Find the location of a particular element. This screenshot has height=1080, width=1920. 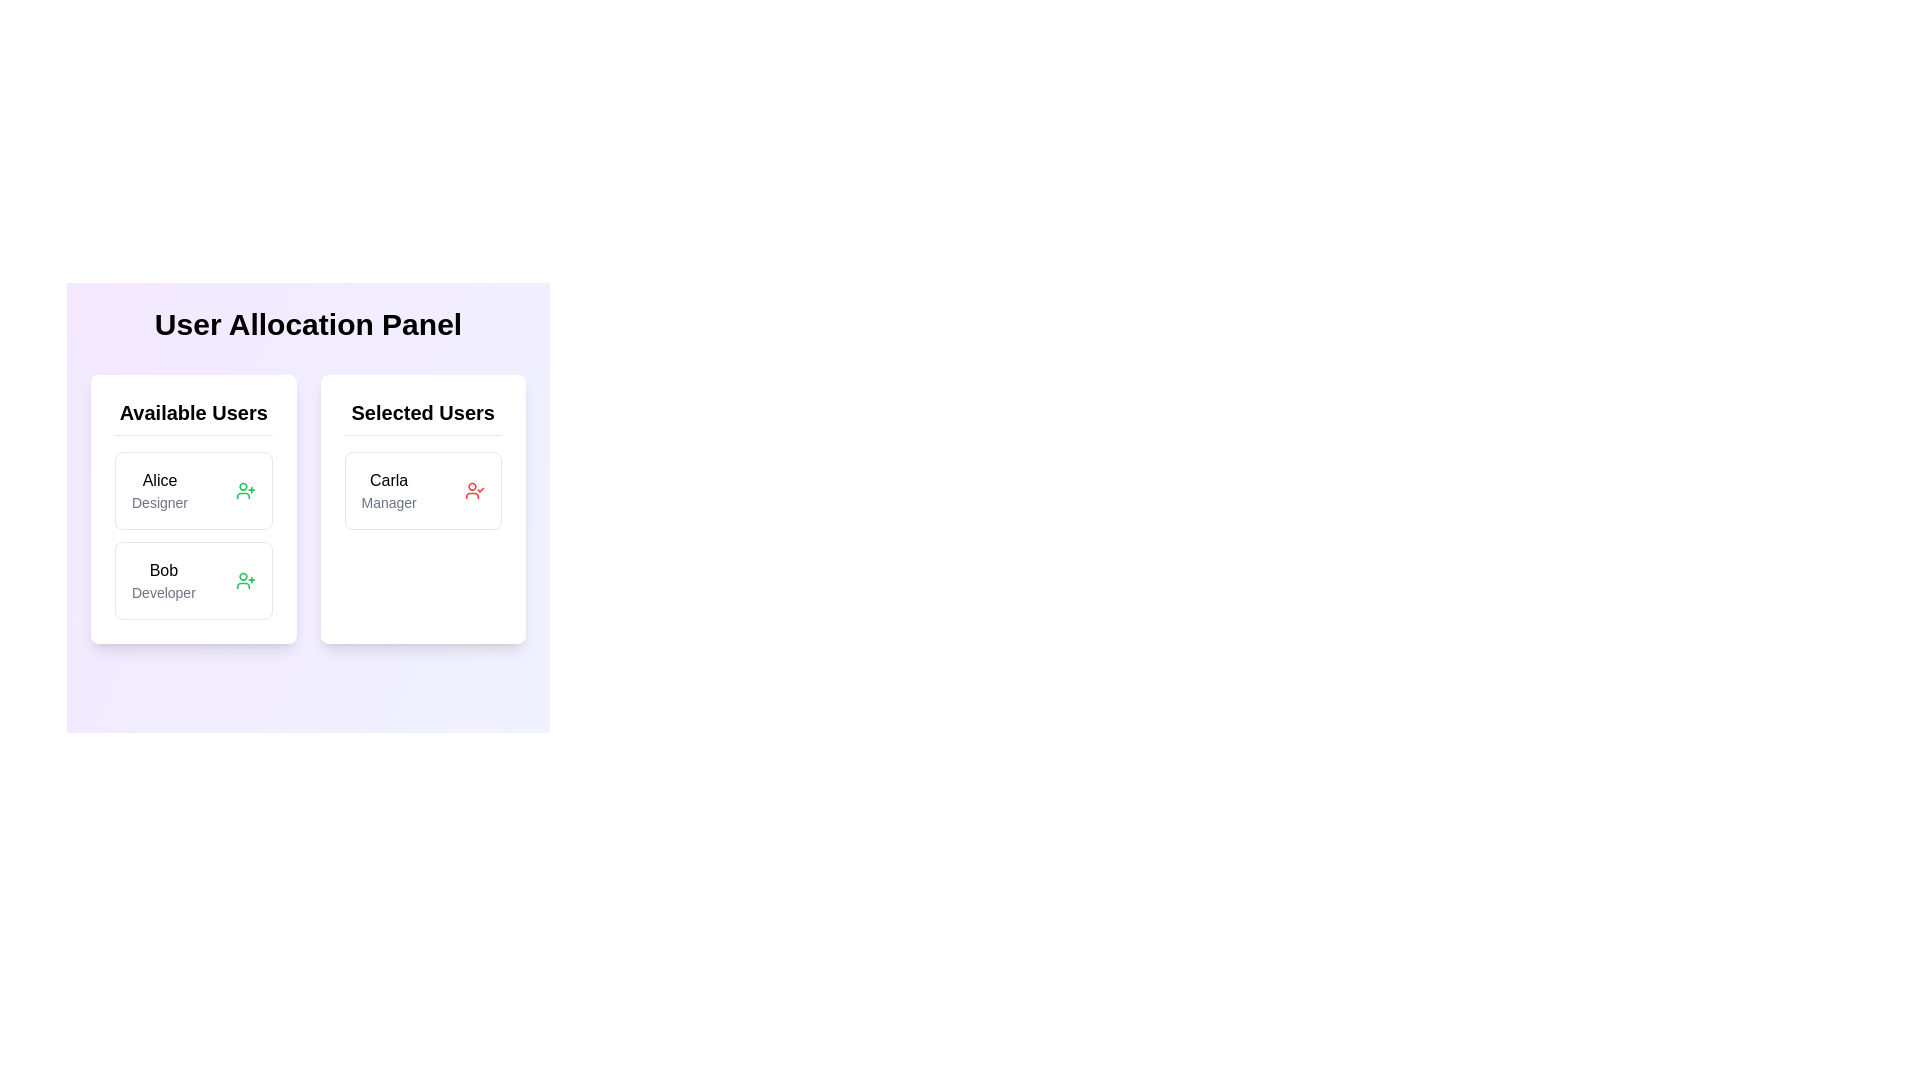

the 'Available Users' list item, located in the left panel of the interface is located at coordinates (193, 535).